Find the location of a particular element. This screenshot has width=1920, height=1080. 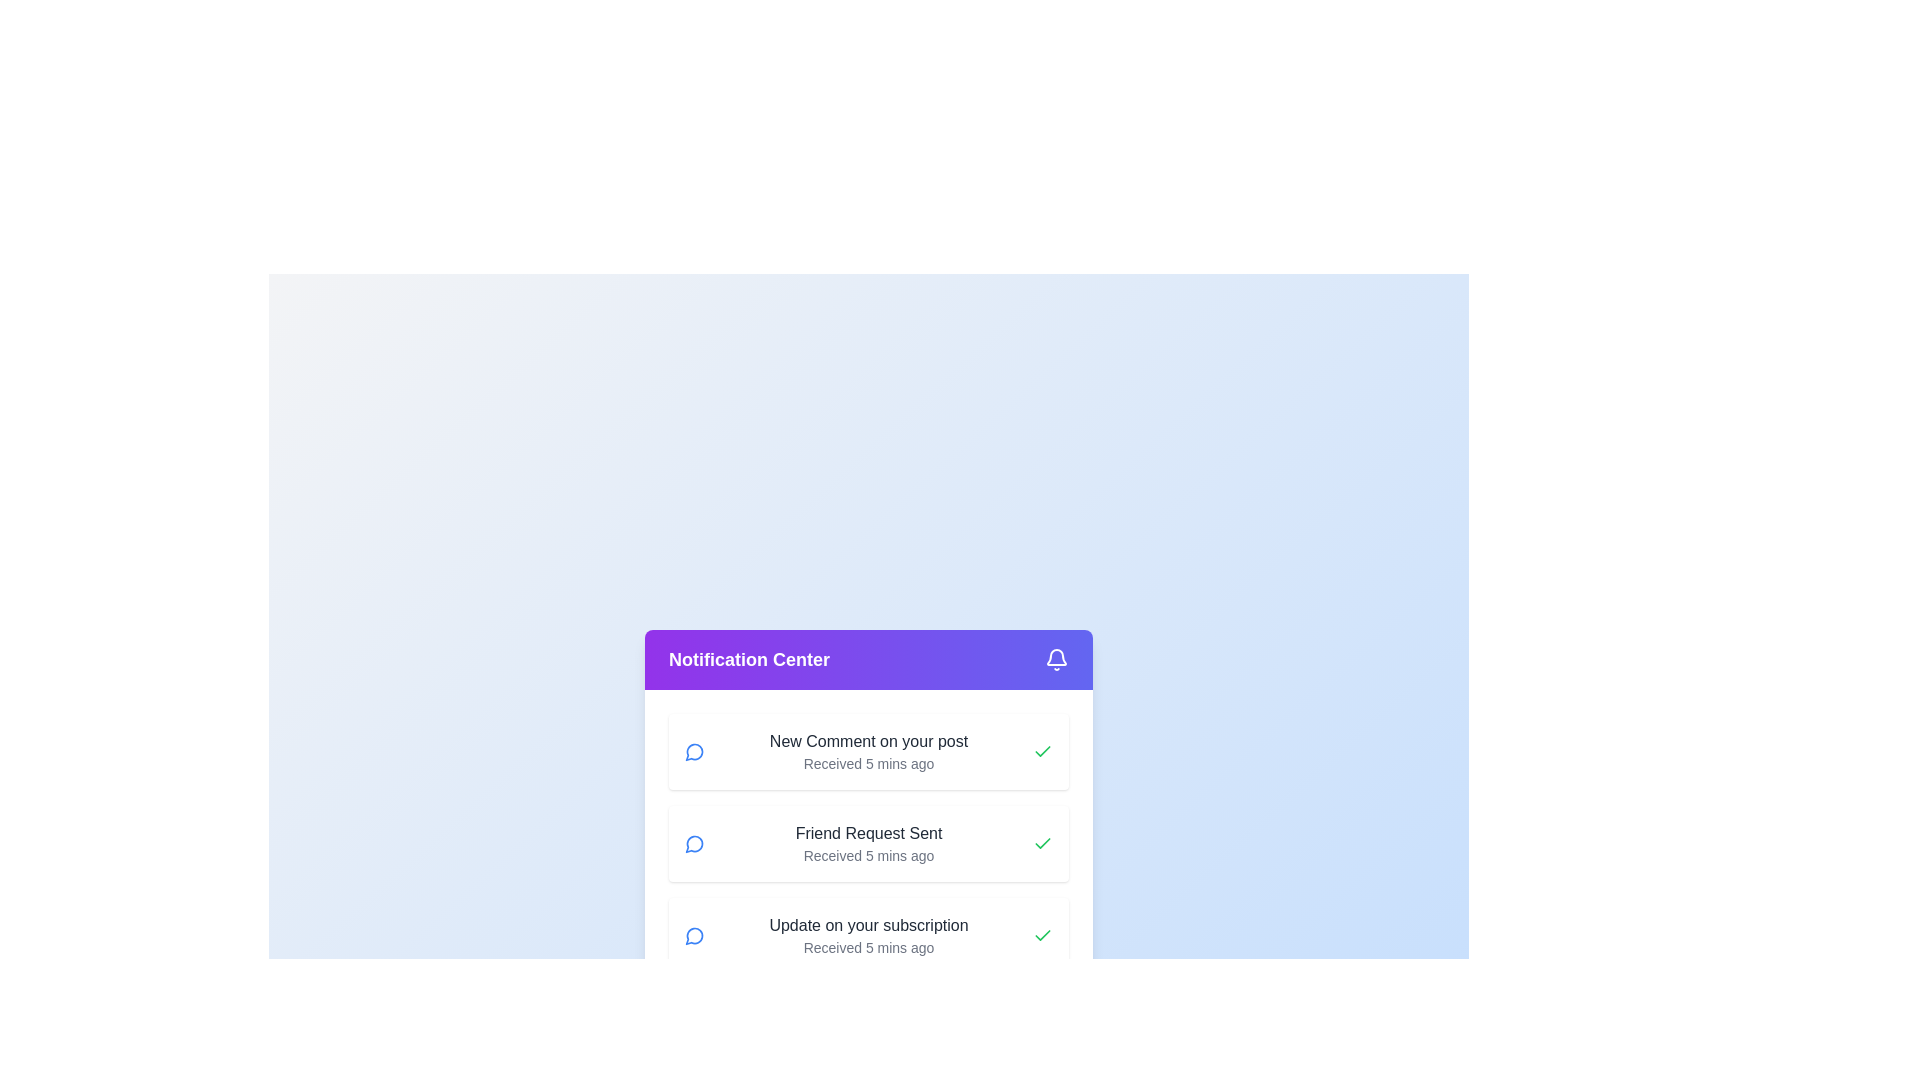

the green checkmark icon located on the right side of the third notification tile, which indicates success or completion is located at coordinates (1041, 843).